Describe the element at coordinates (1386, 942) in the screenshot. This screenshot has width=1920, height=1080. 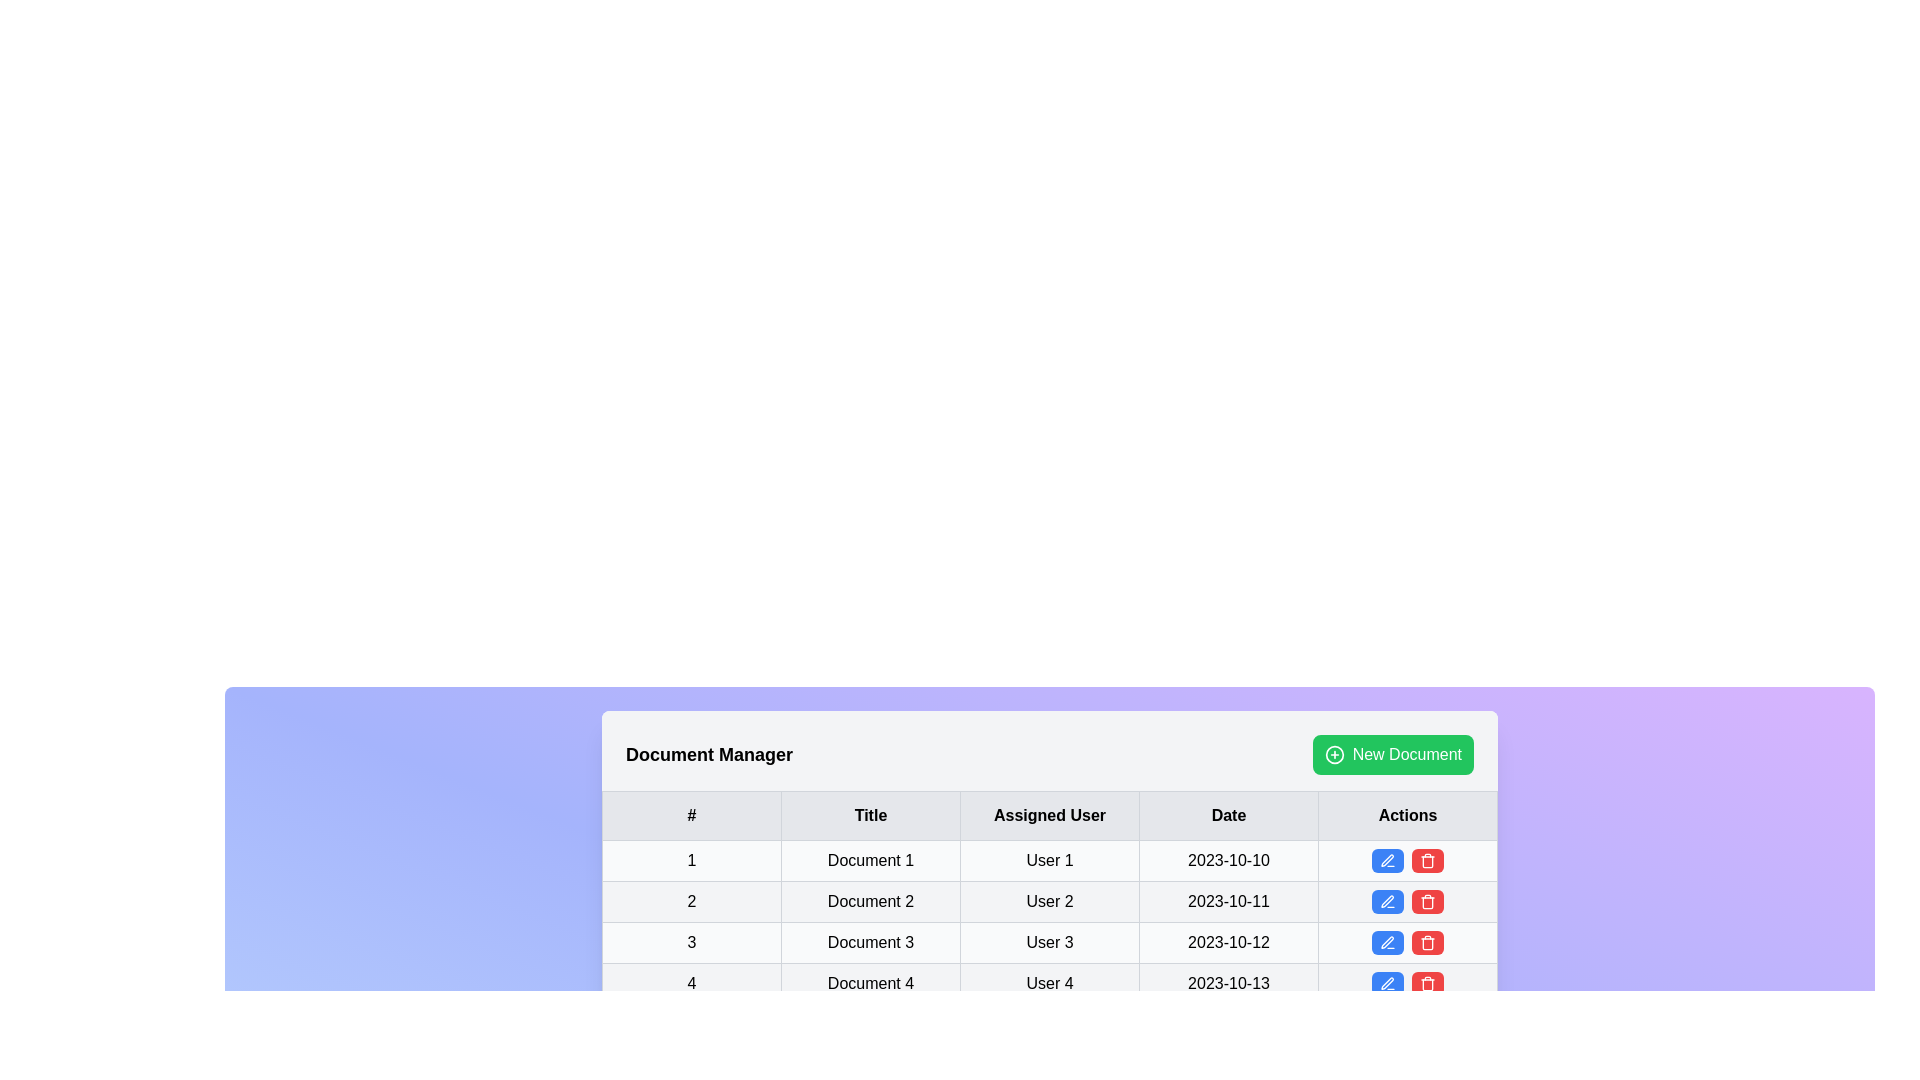
I see `the pen icon button in the Actions column of the document table` at that location.